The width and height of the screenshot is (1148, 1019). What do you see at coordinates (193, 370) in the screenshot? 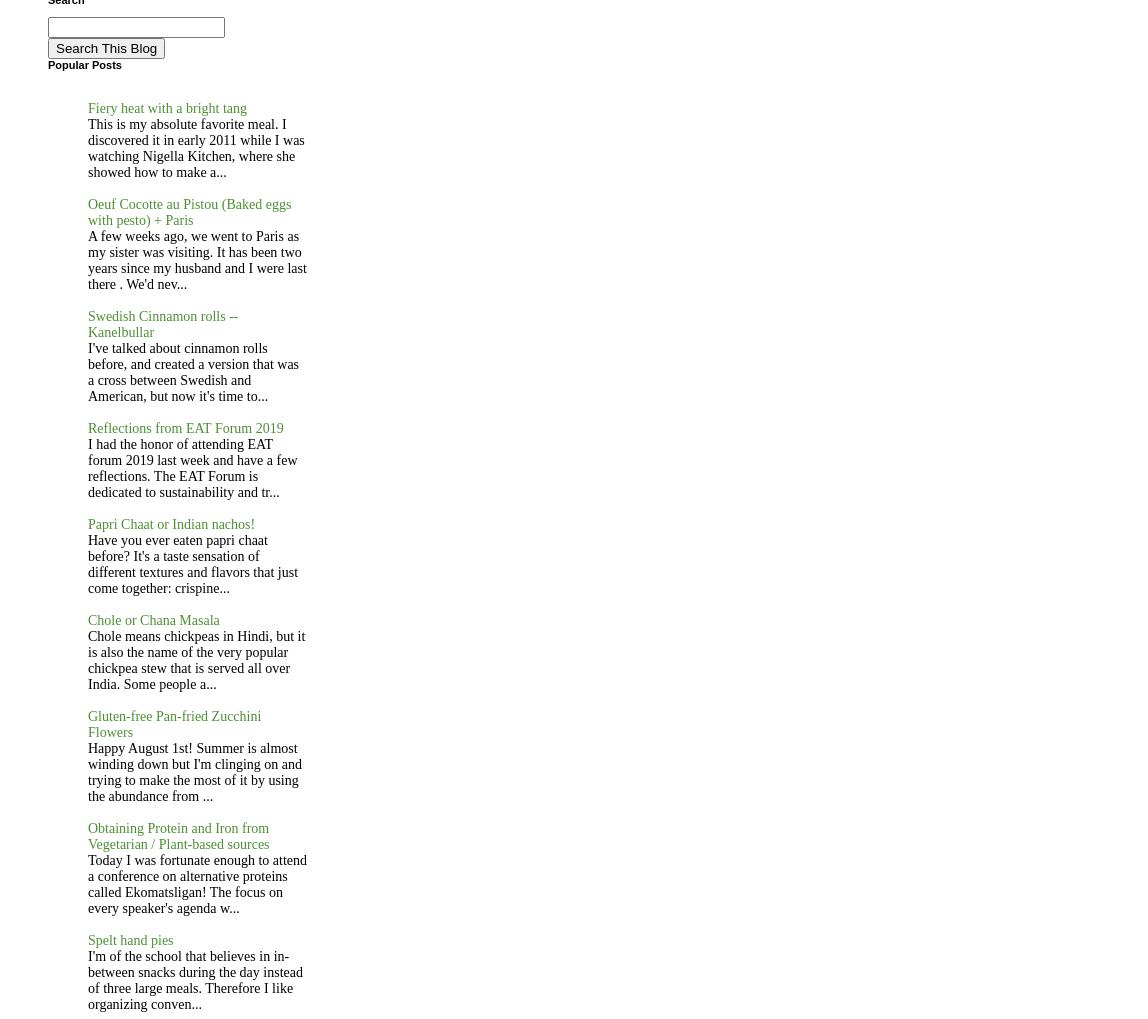
I see `'I've talked about cinnamon rolls  before, and created a version that was a cross between Swedish and American, but now it's time to...'` at bounding box center [193, 370].